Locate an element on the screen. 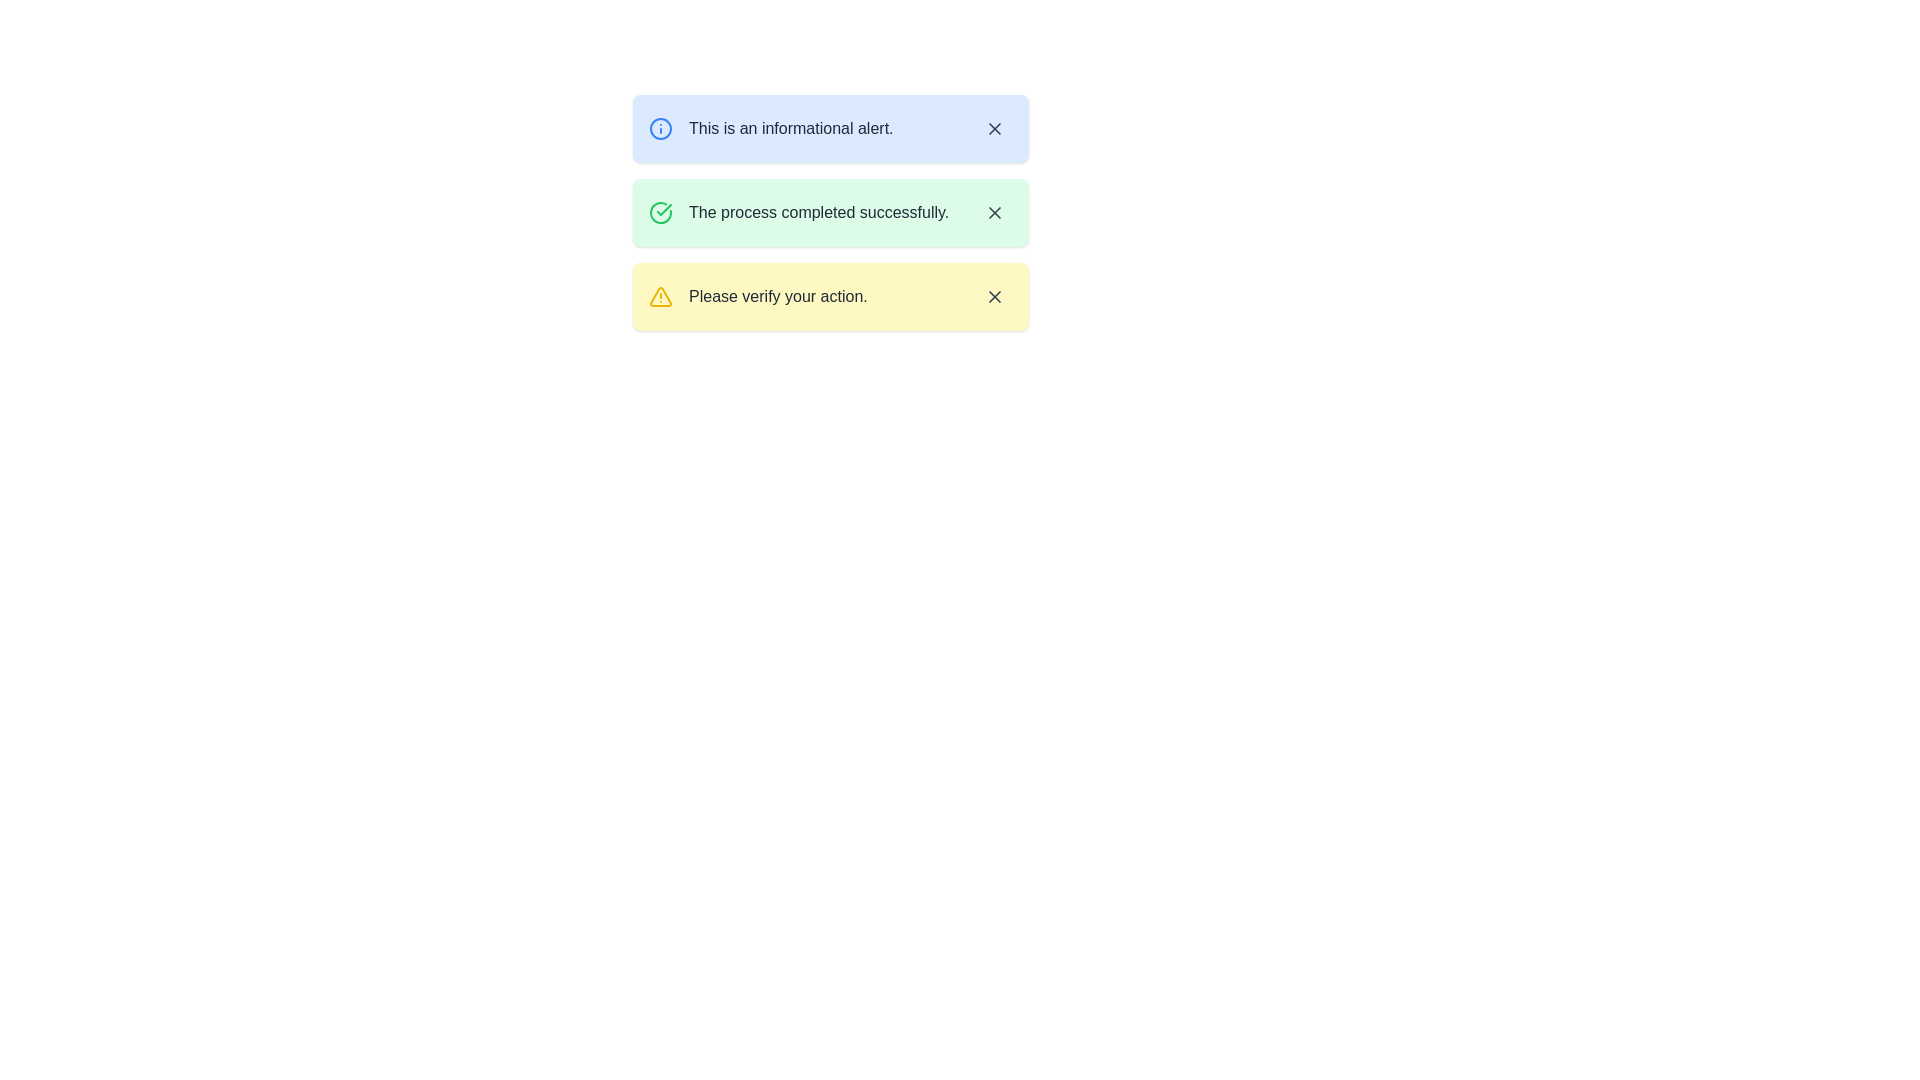 The width and height of the screenshot is (1920, 1080). the circular SVG element with a blue outline located within the first informational alert box that has a light blue background and the text label saying 'This is an informational alert' is located at coordinates (661, 128).